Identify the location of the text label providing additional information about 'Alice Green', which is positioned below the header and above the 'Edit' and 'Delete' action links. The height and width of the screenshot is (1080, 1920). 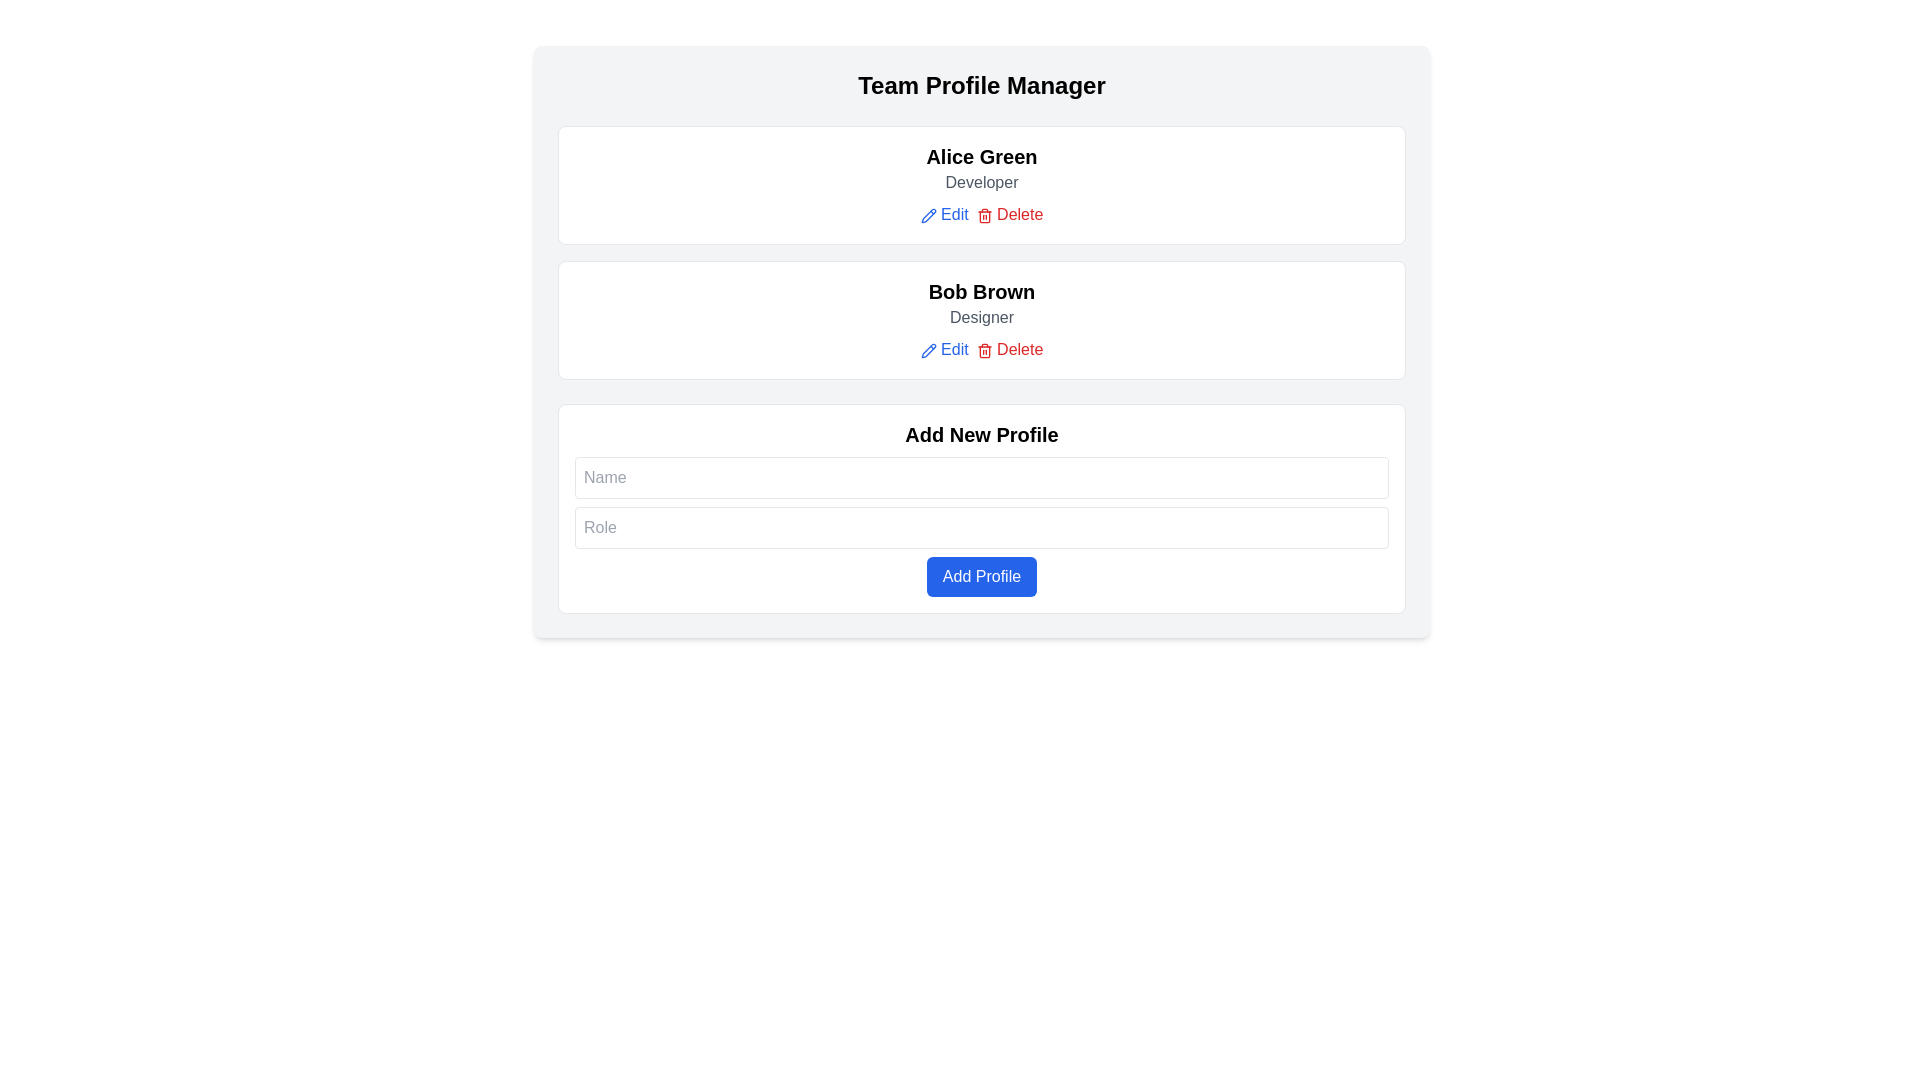
(982, 182).